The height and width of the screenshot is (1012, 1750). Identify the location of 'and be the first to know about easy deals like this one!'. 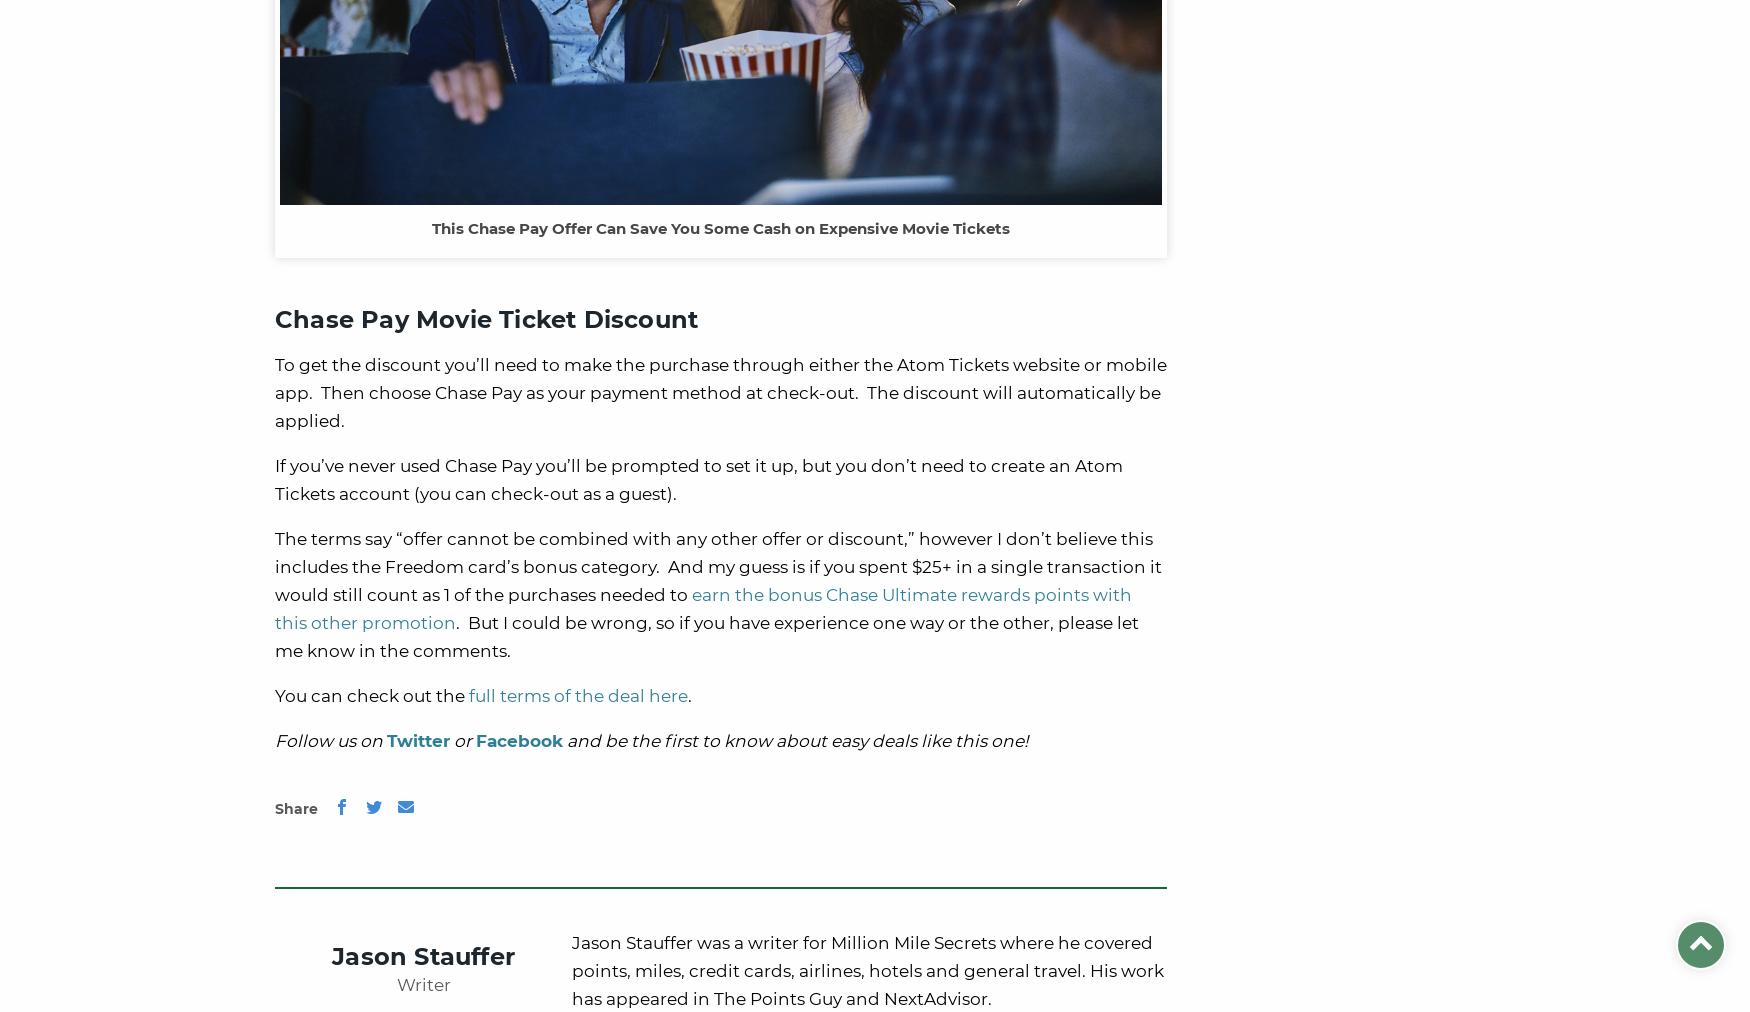
(794, 740).